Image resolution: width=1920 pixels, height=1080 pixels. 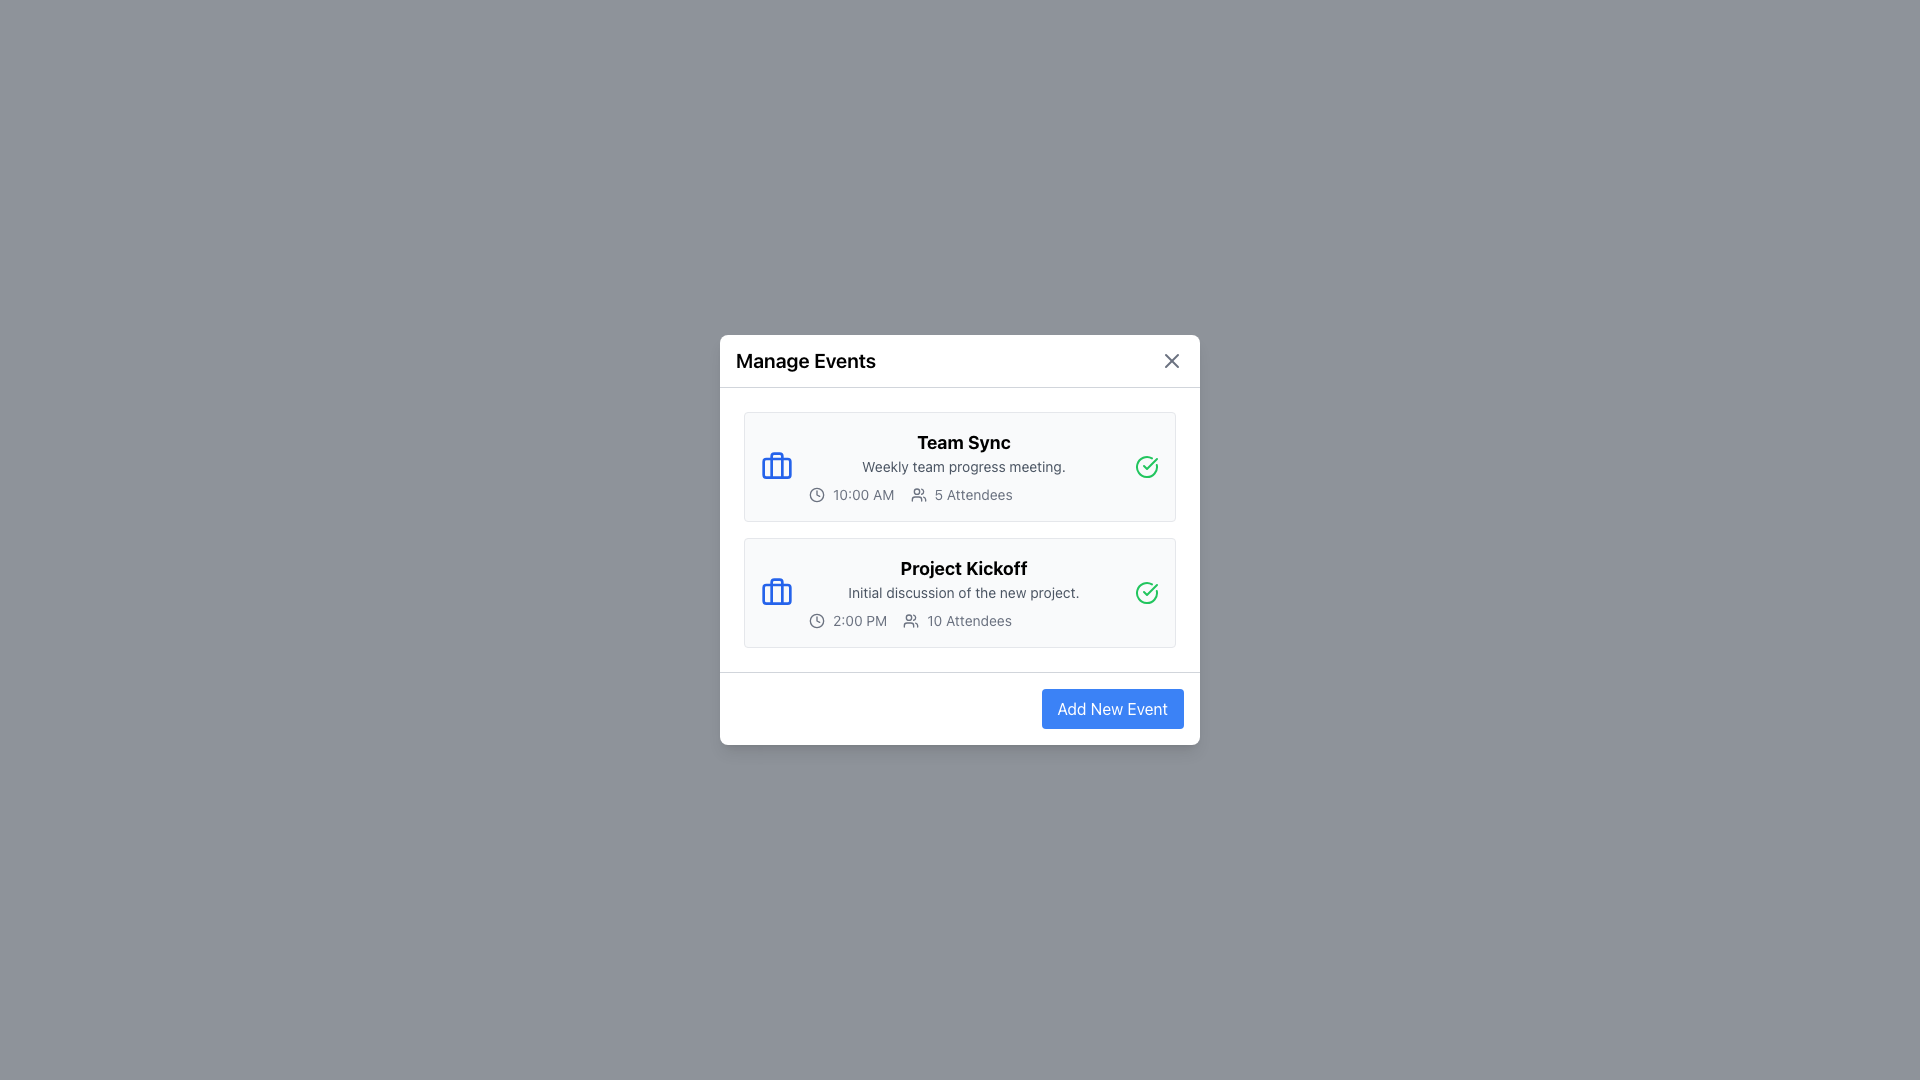 I want to click on the second list item titled 'Project Kickoff' in the 'Manage Events' popup, which includes a description and attendee information, so click(x=964, y=592).